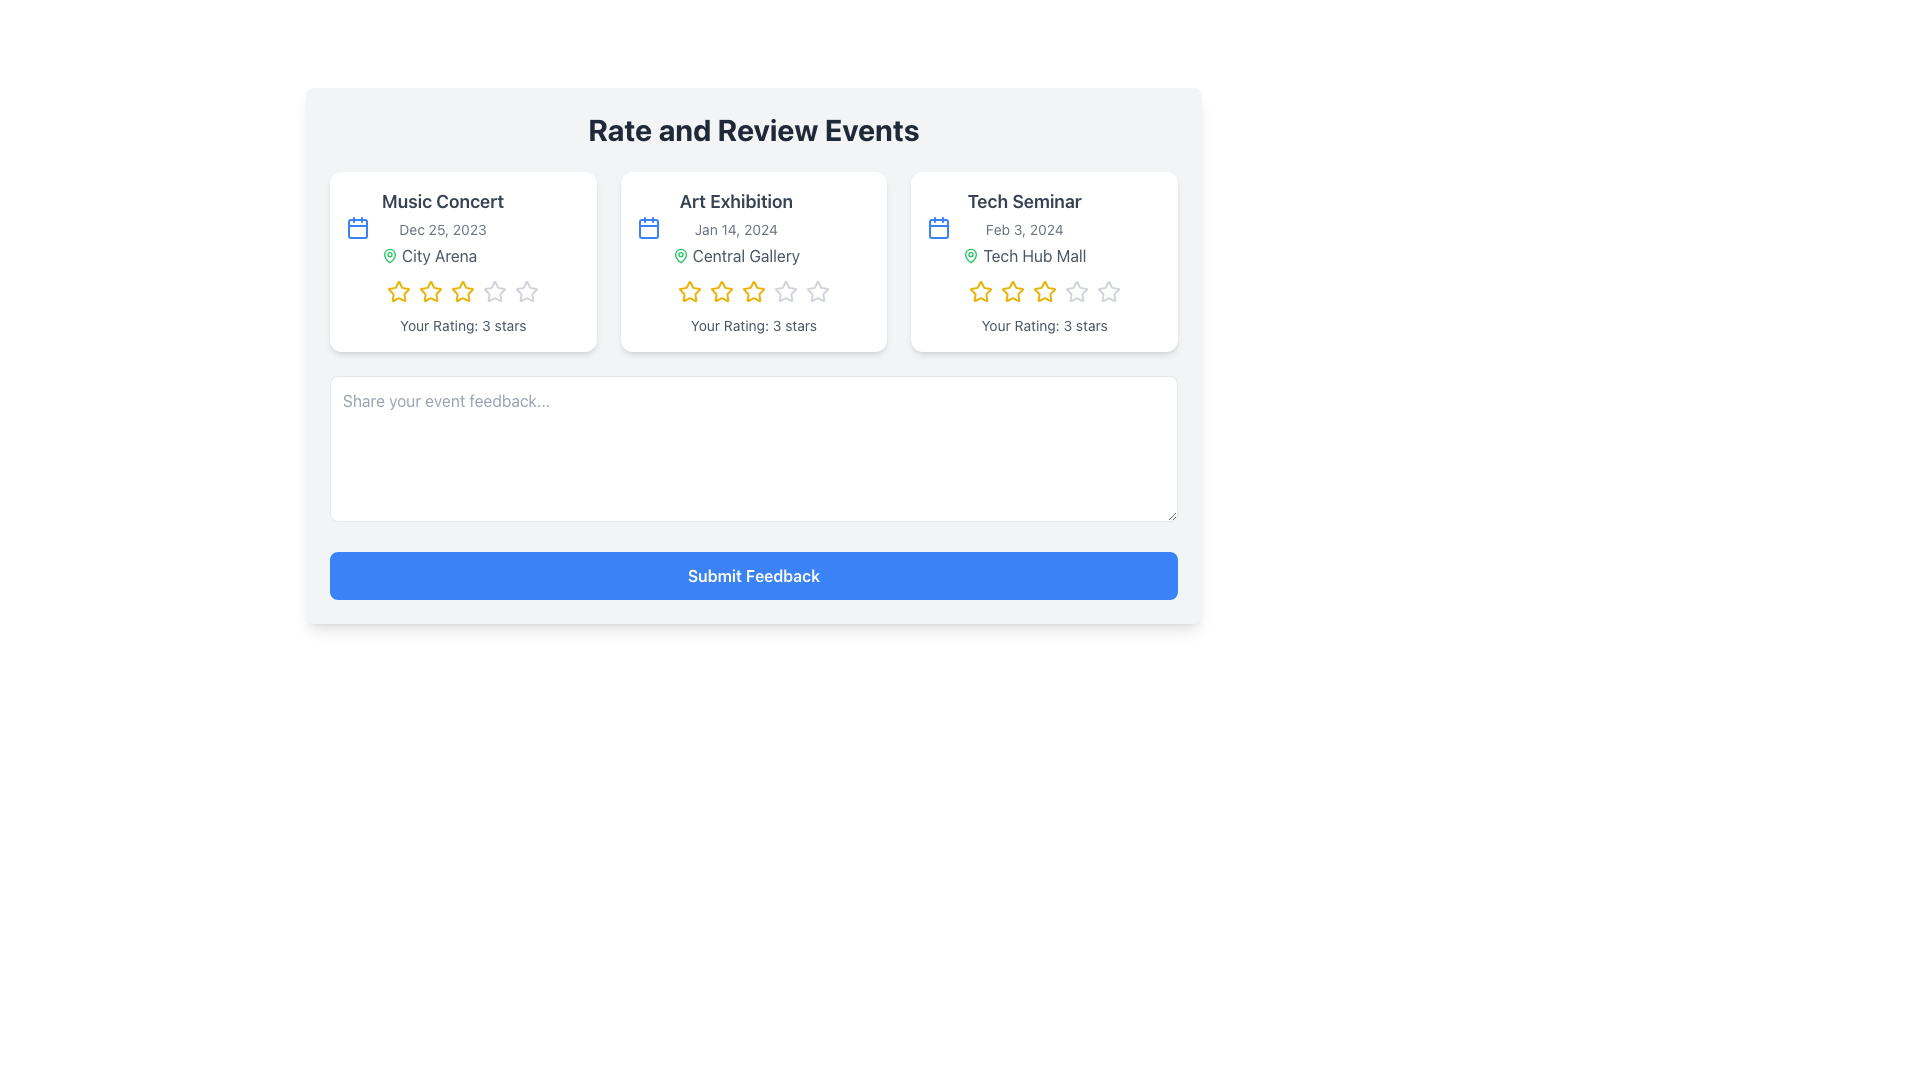 The width and height of the screenshot is (1920, 1080). What do you see at coordinates (735, 229) in the screenshot?
I see `displayed text from the text label showing the date 'Jan 14, 2024', which is positioned below the title 'Art Exhibition' and above 'Central Gallery'` at bounding box center [735, 229].